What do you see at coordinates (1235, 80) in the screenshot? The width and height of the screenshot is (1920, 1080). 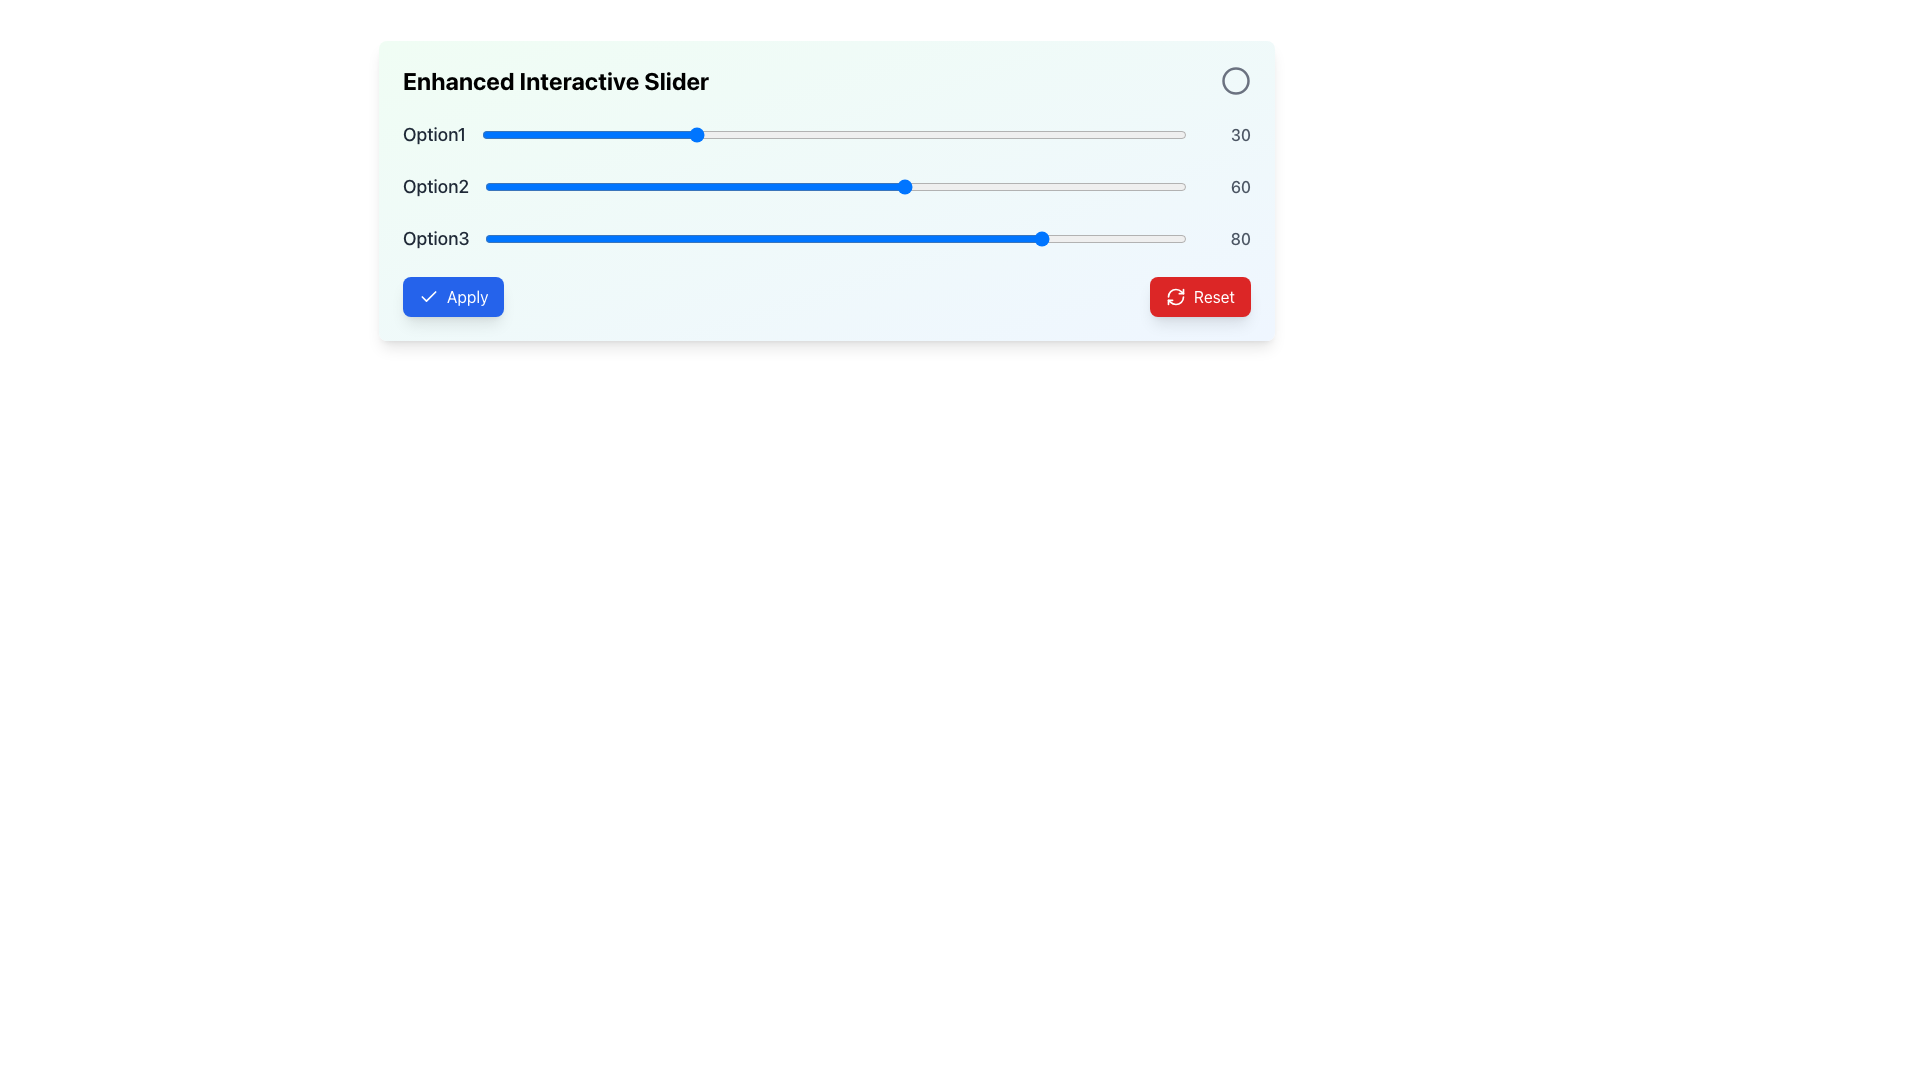 I see `the circular SVG component located in the upper-right corner of the interface, next to the 'Reset' button` at bounding box center [1235, 80].